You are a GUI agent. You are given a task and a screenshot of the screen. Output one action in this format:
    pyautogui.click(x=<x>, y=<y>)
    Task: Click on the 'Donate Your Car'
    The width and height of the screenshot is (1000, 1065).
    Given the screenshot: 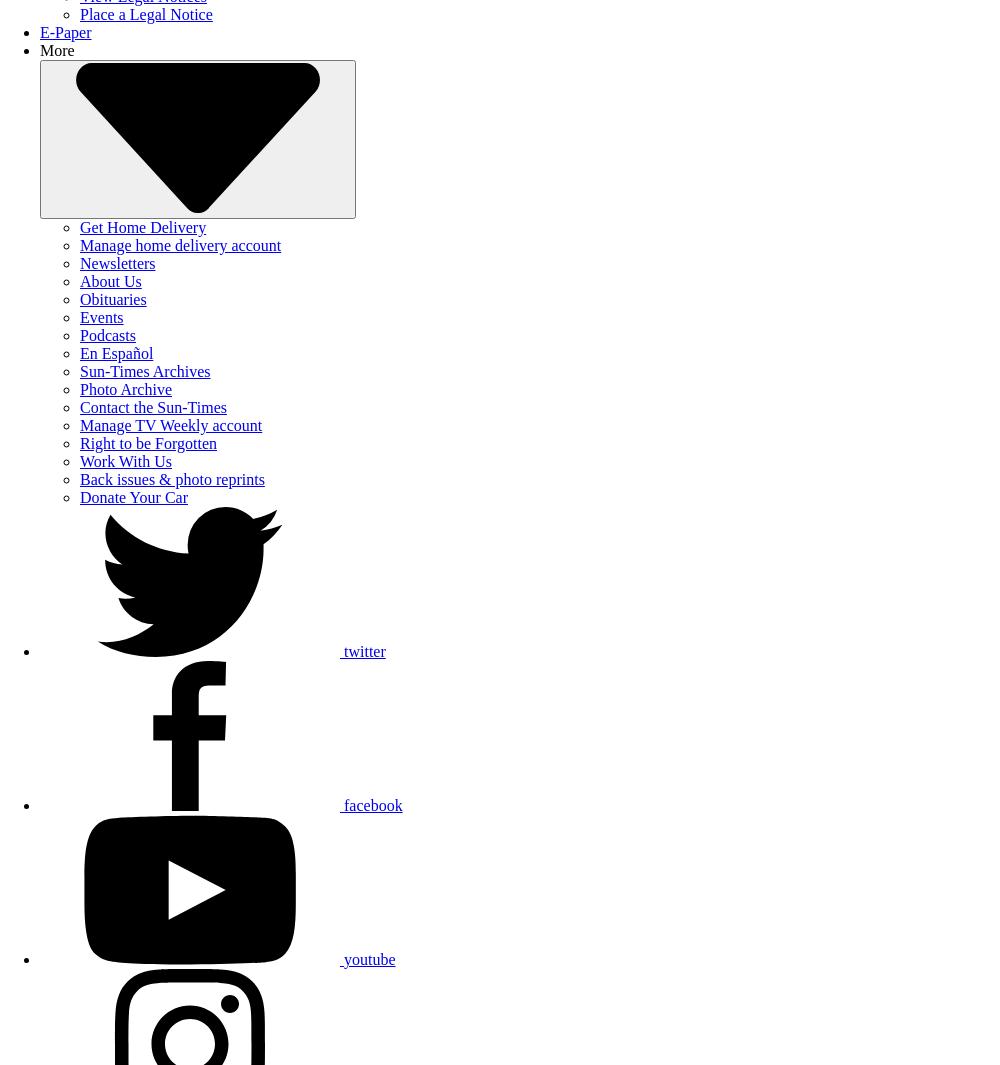 What is the action you would take?
    pyautogui.click(x=79, y=496)
    